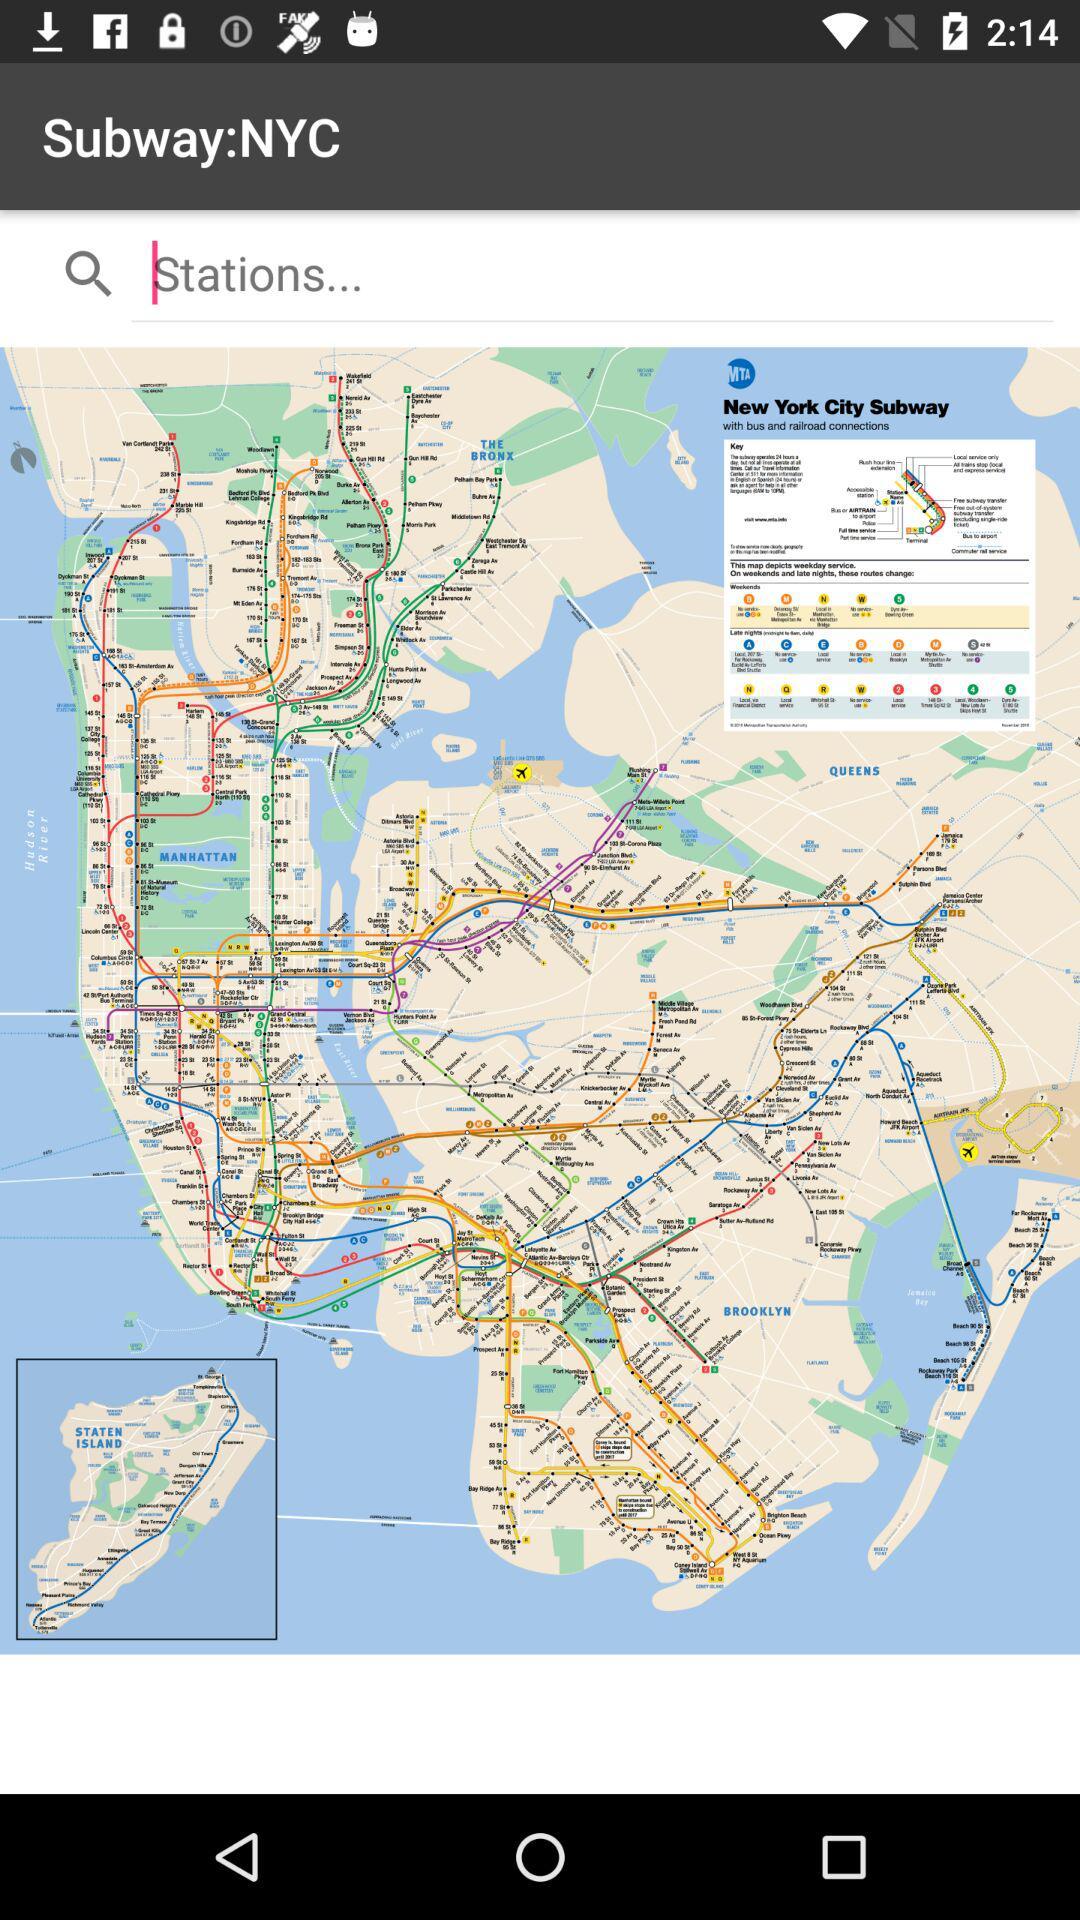  Describe the element at coordinates (591, 272) in the screenshot. I see `the item below subway:nyc icon` at that location.